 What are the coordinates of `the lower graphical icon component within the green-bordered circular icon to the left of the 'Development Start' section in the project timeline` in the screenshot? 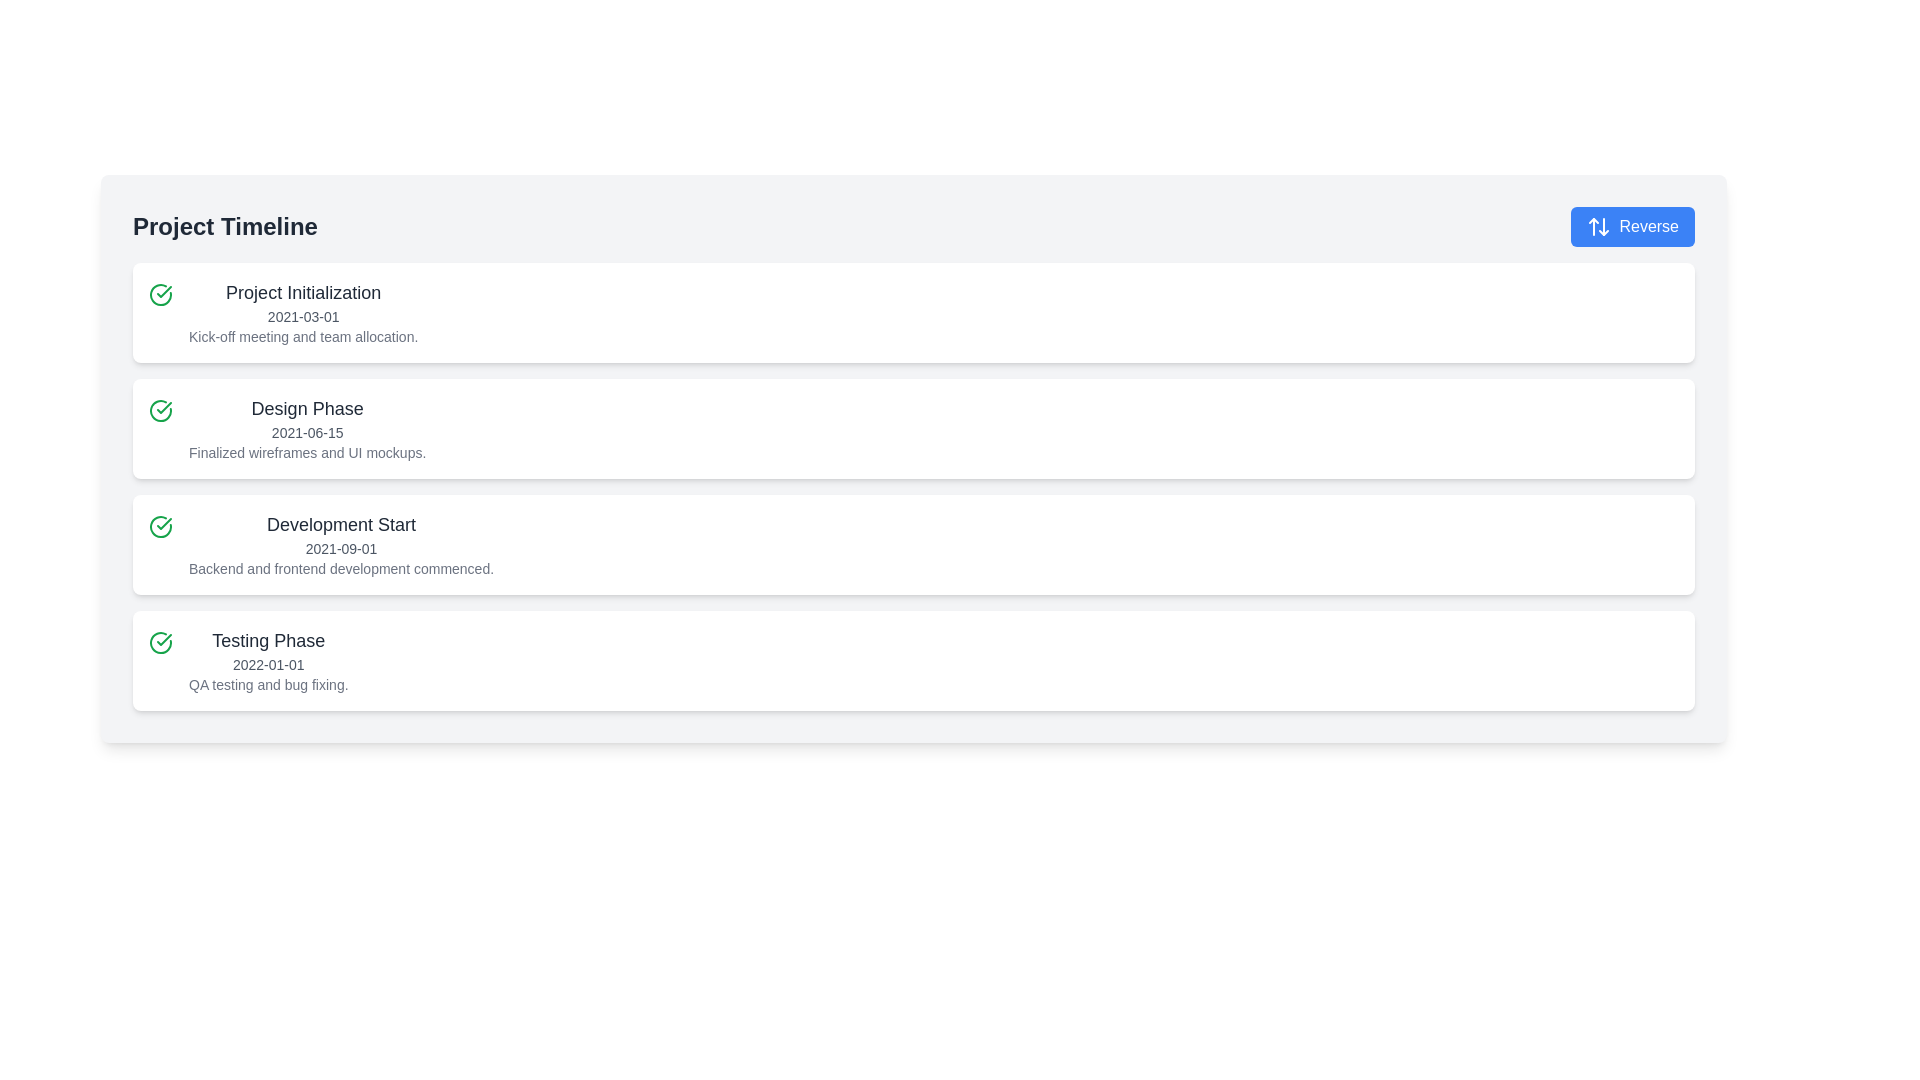 It's located at (164, 523).